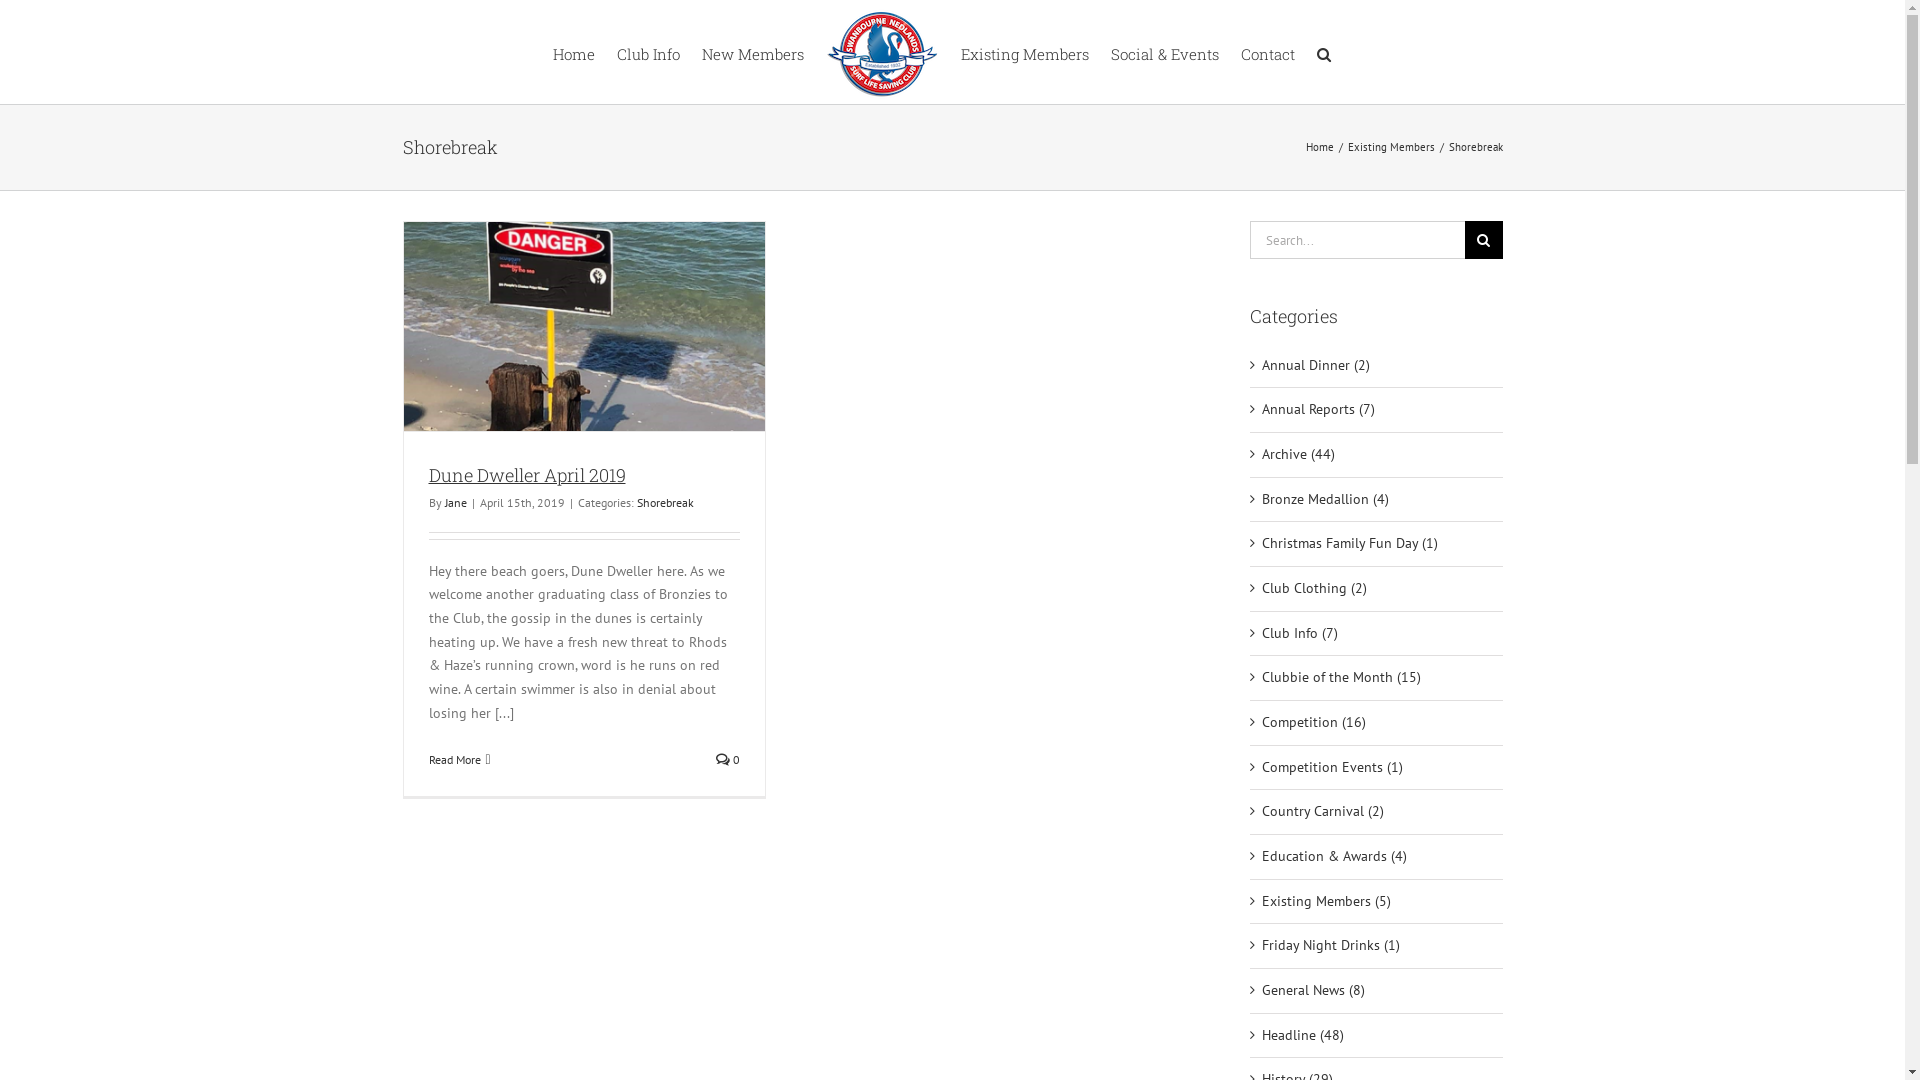 Image resolution: width=1920 pixels, height=1080 pixels. What do you see at coordinates (1376, 499) in the screenshot?
I see `'Bronze Medallion (4)'` at bounding box center [1376, 499].